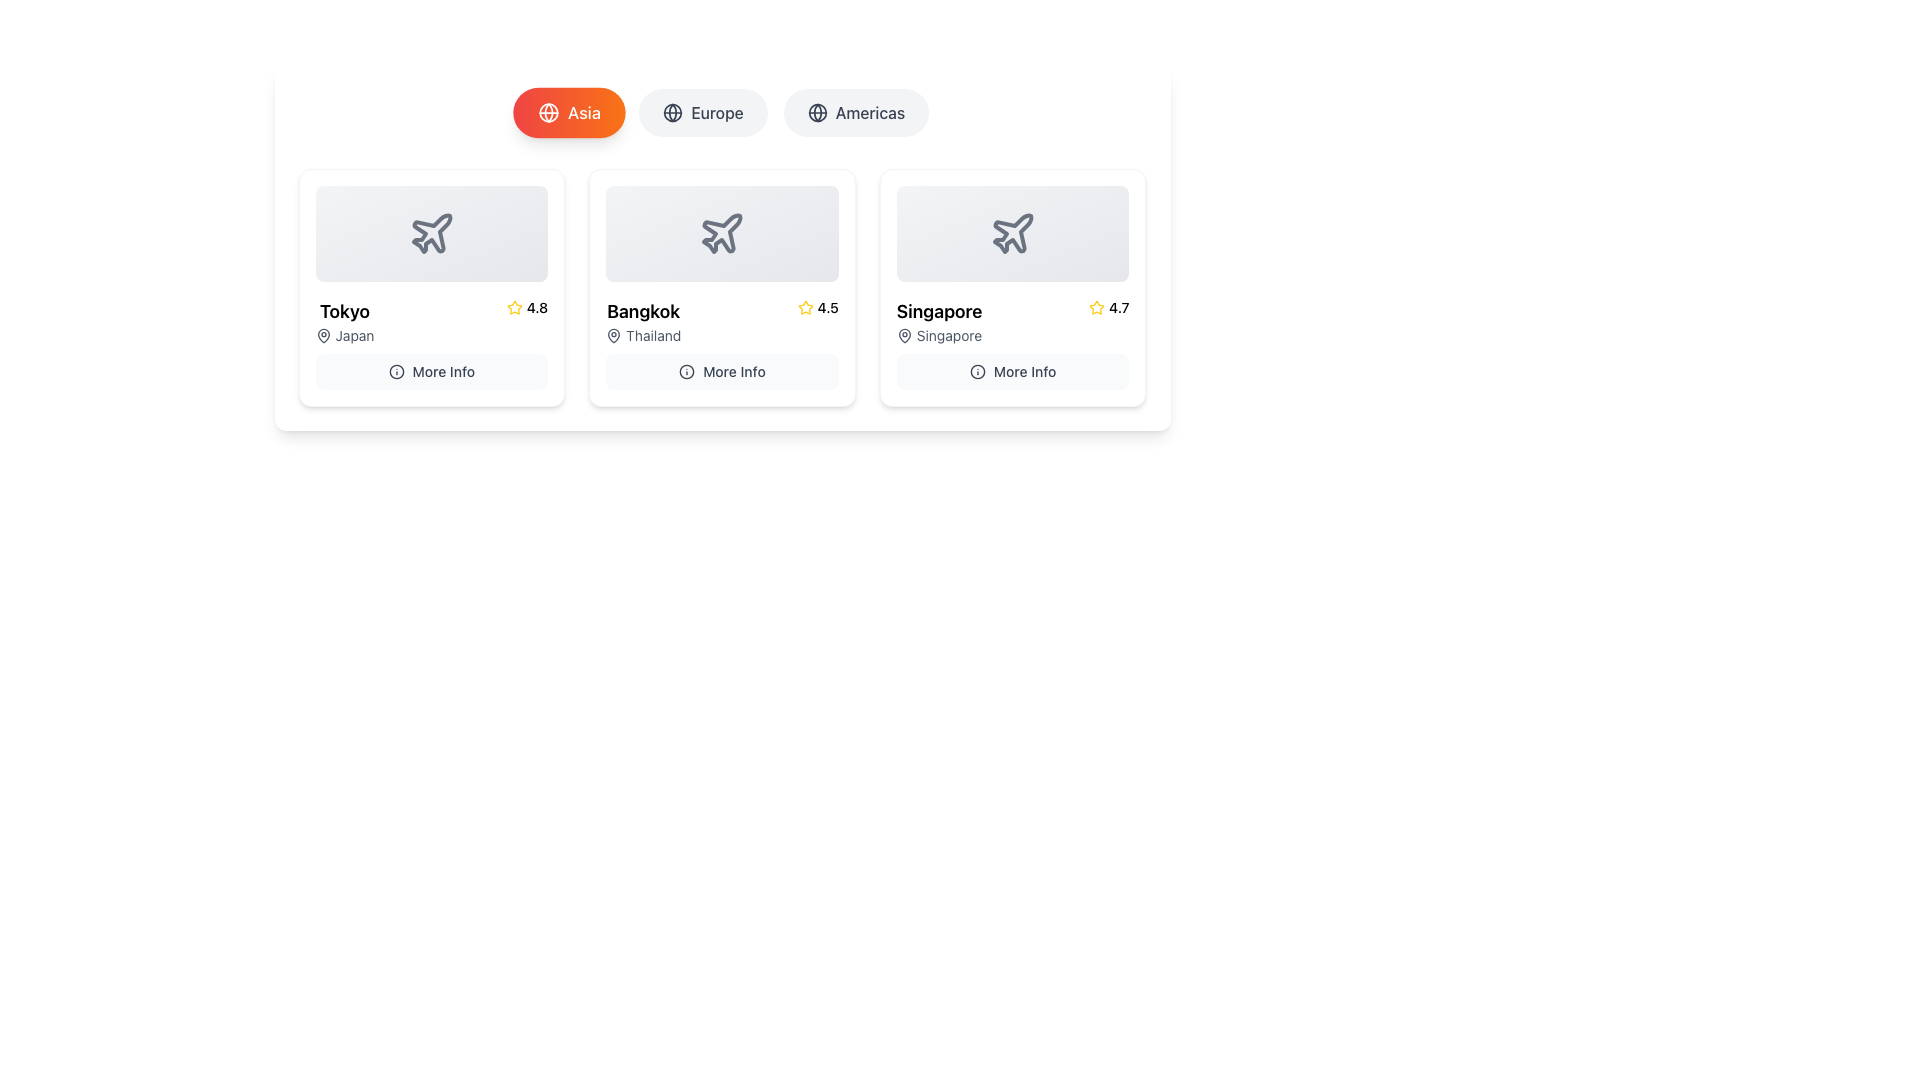 The width and height of the screenshot is (1920, 1080). I want to click on the geographic indicator label associated with the 'Bangkok' heading, which includes a map pin icon and is located beneath the heading in the middle card, so click(643, 334).